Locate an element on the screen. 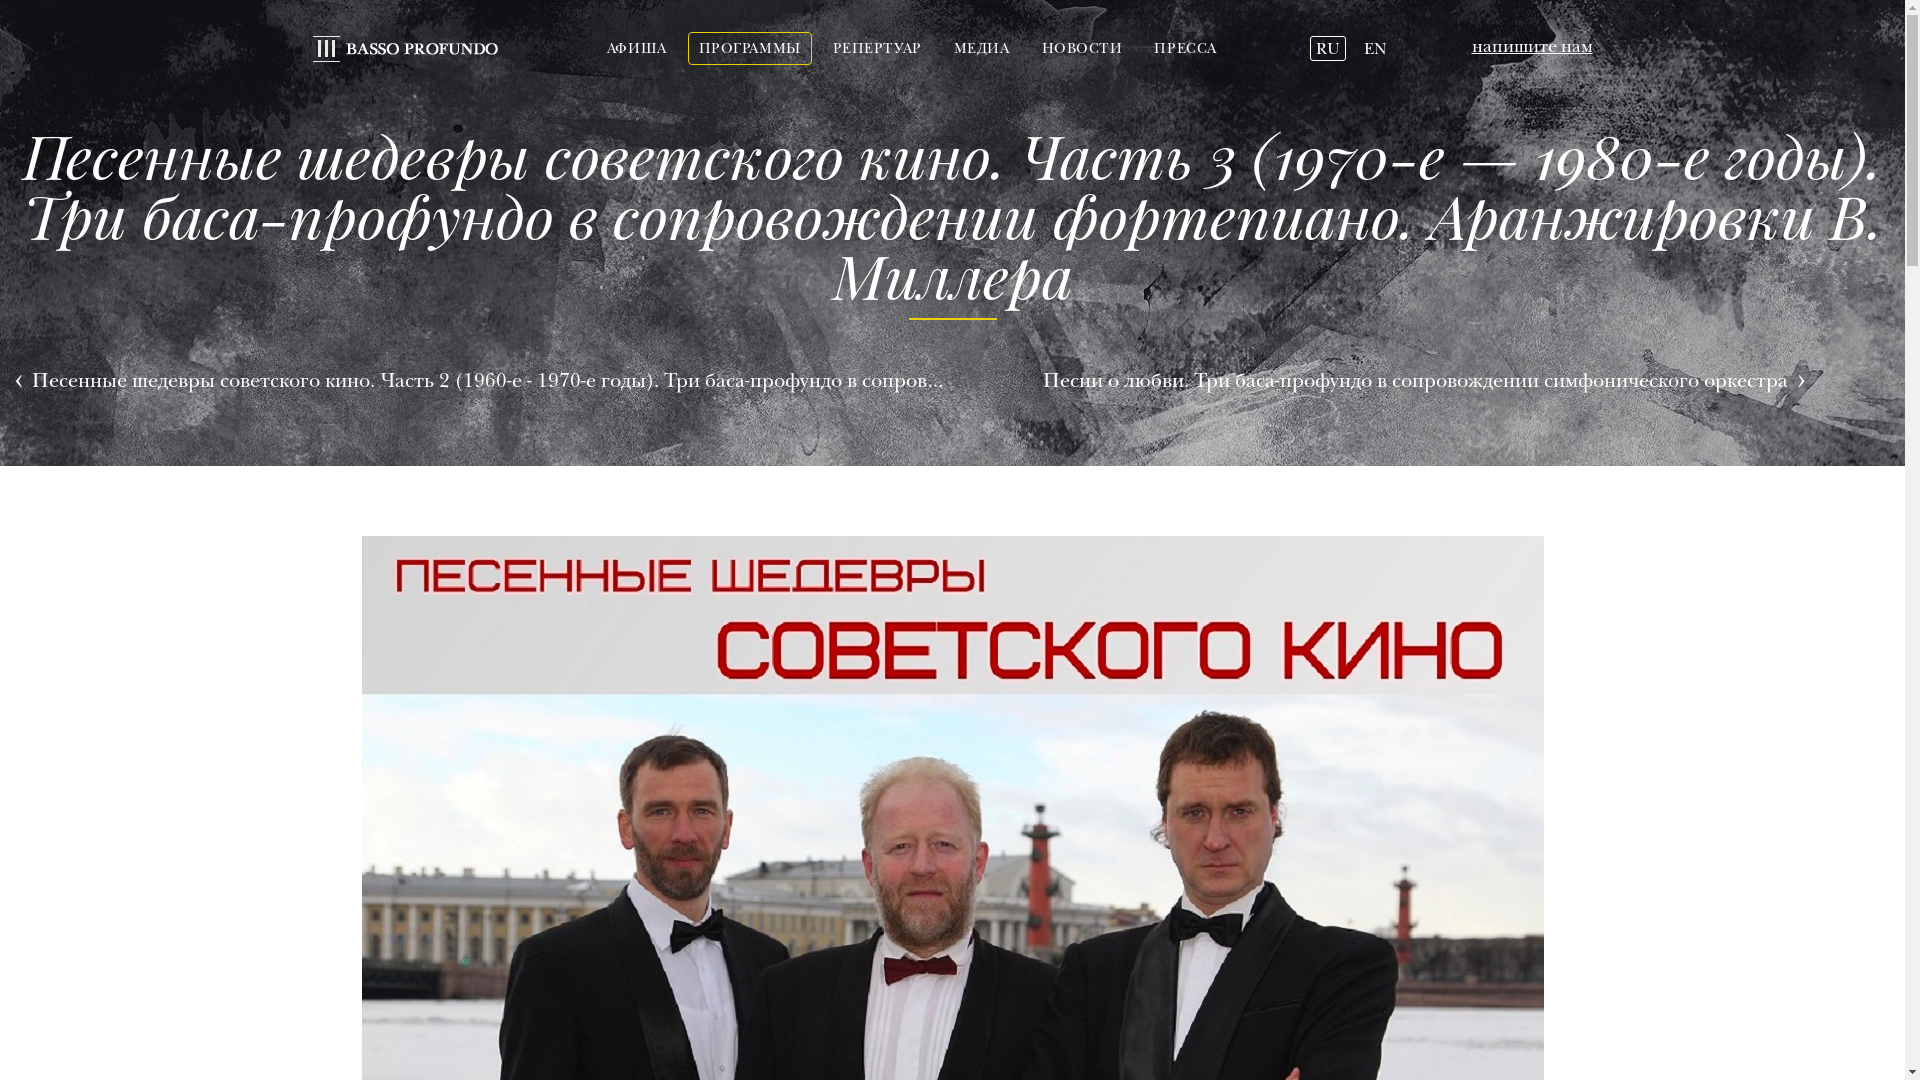 This screenshot has height=1080, width=1920. 'EN' is located at coordinates (1374, 48).